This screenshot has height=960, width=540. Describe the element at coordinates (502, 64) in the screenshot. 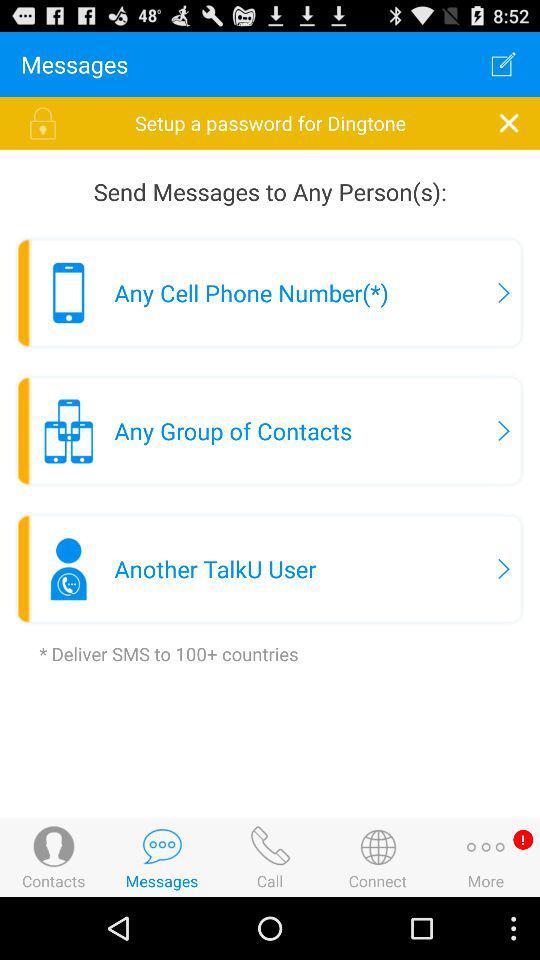

I see `app above the setup a password app` at that location.